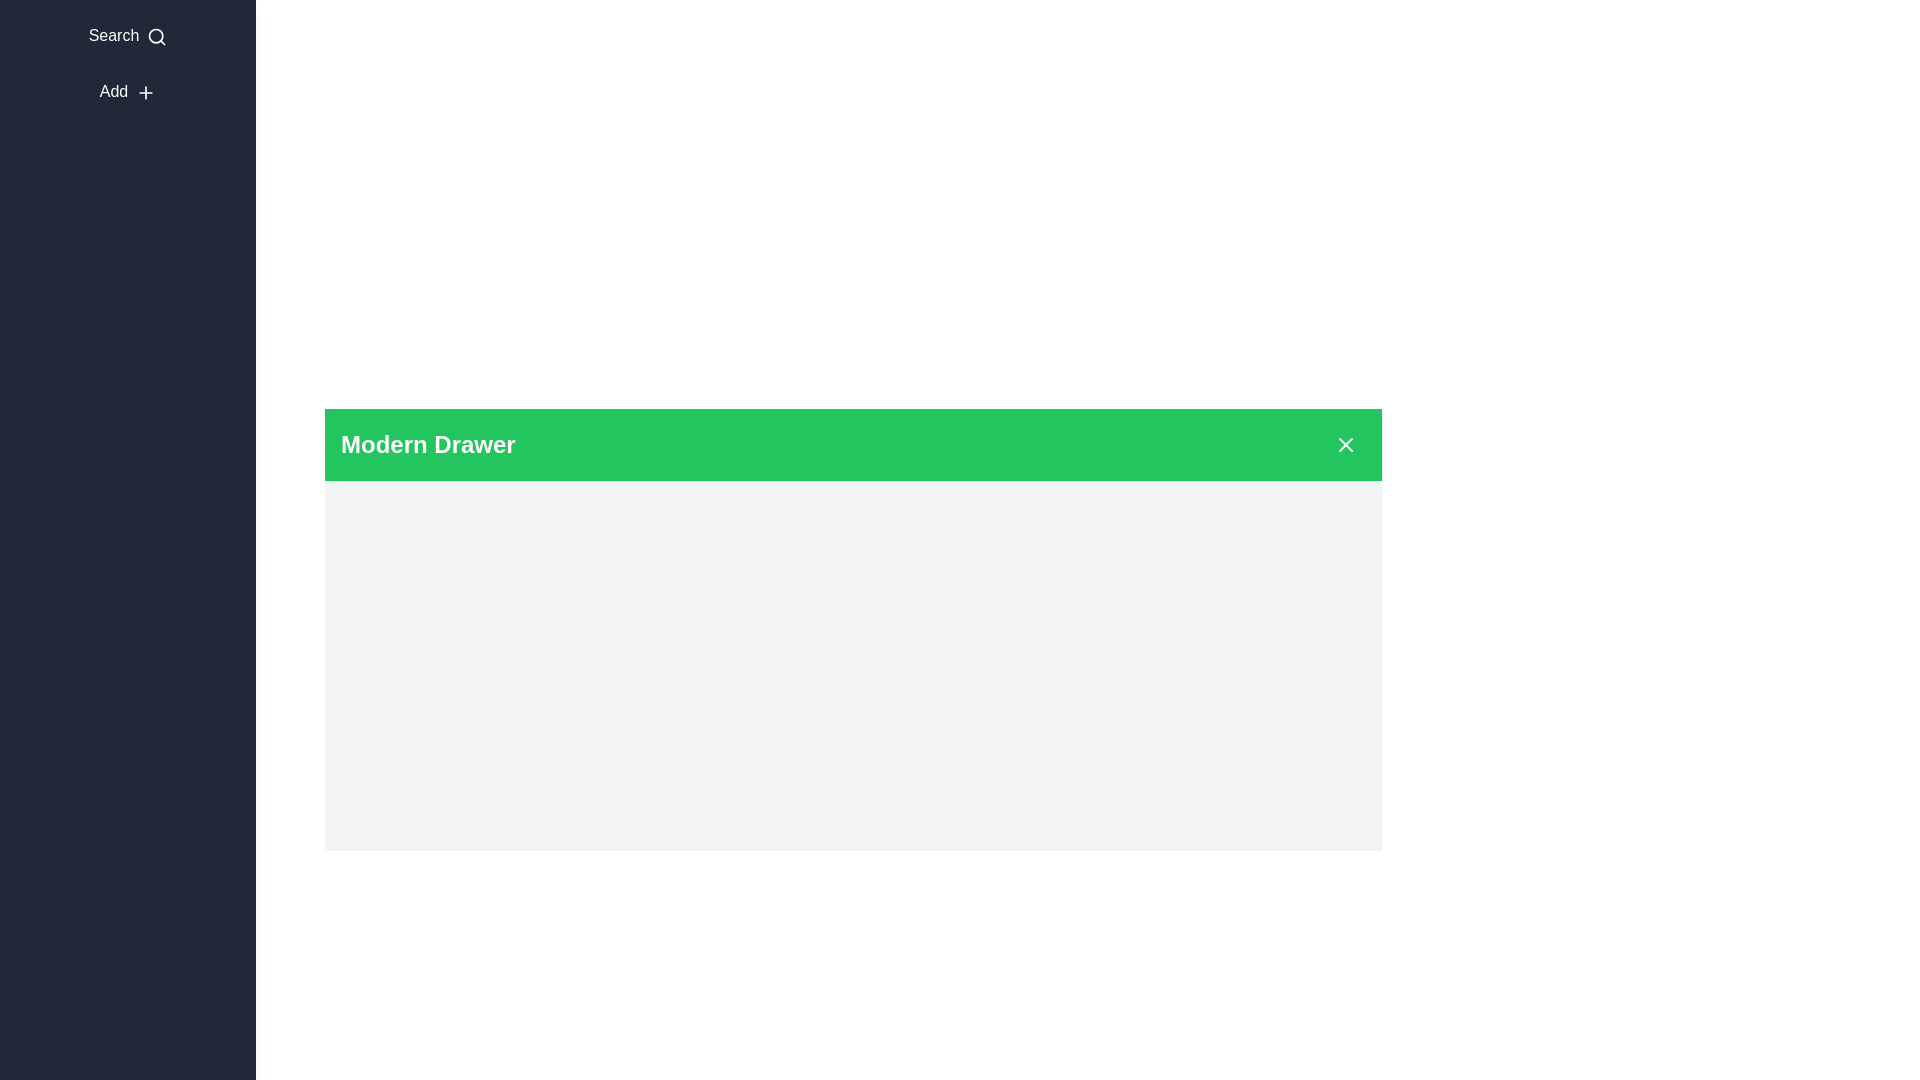 Image resolution: width=1920 pixels, height=1080 pixels. Describe the element at coordinates (1345, 443) in the screenshot. I see `the close button located at the far right of the horizontal green bar, adjacent to the header 'Modern Drawer'` at that location.